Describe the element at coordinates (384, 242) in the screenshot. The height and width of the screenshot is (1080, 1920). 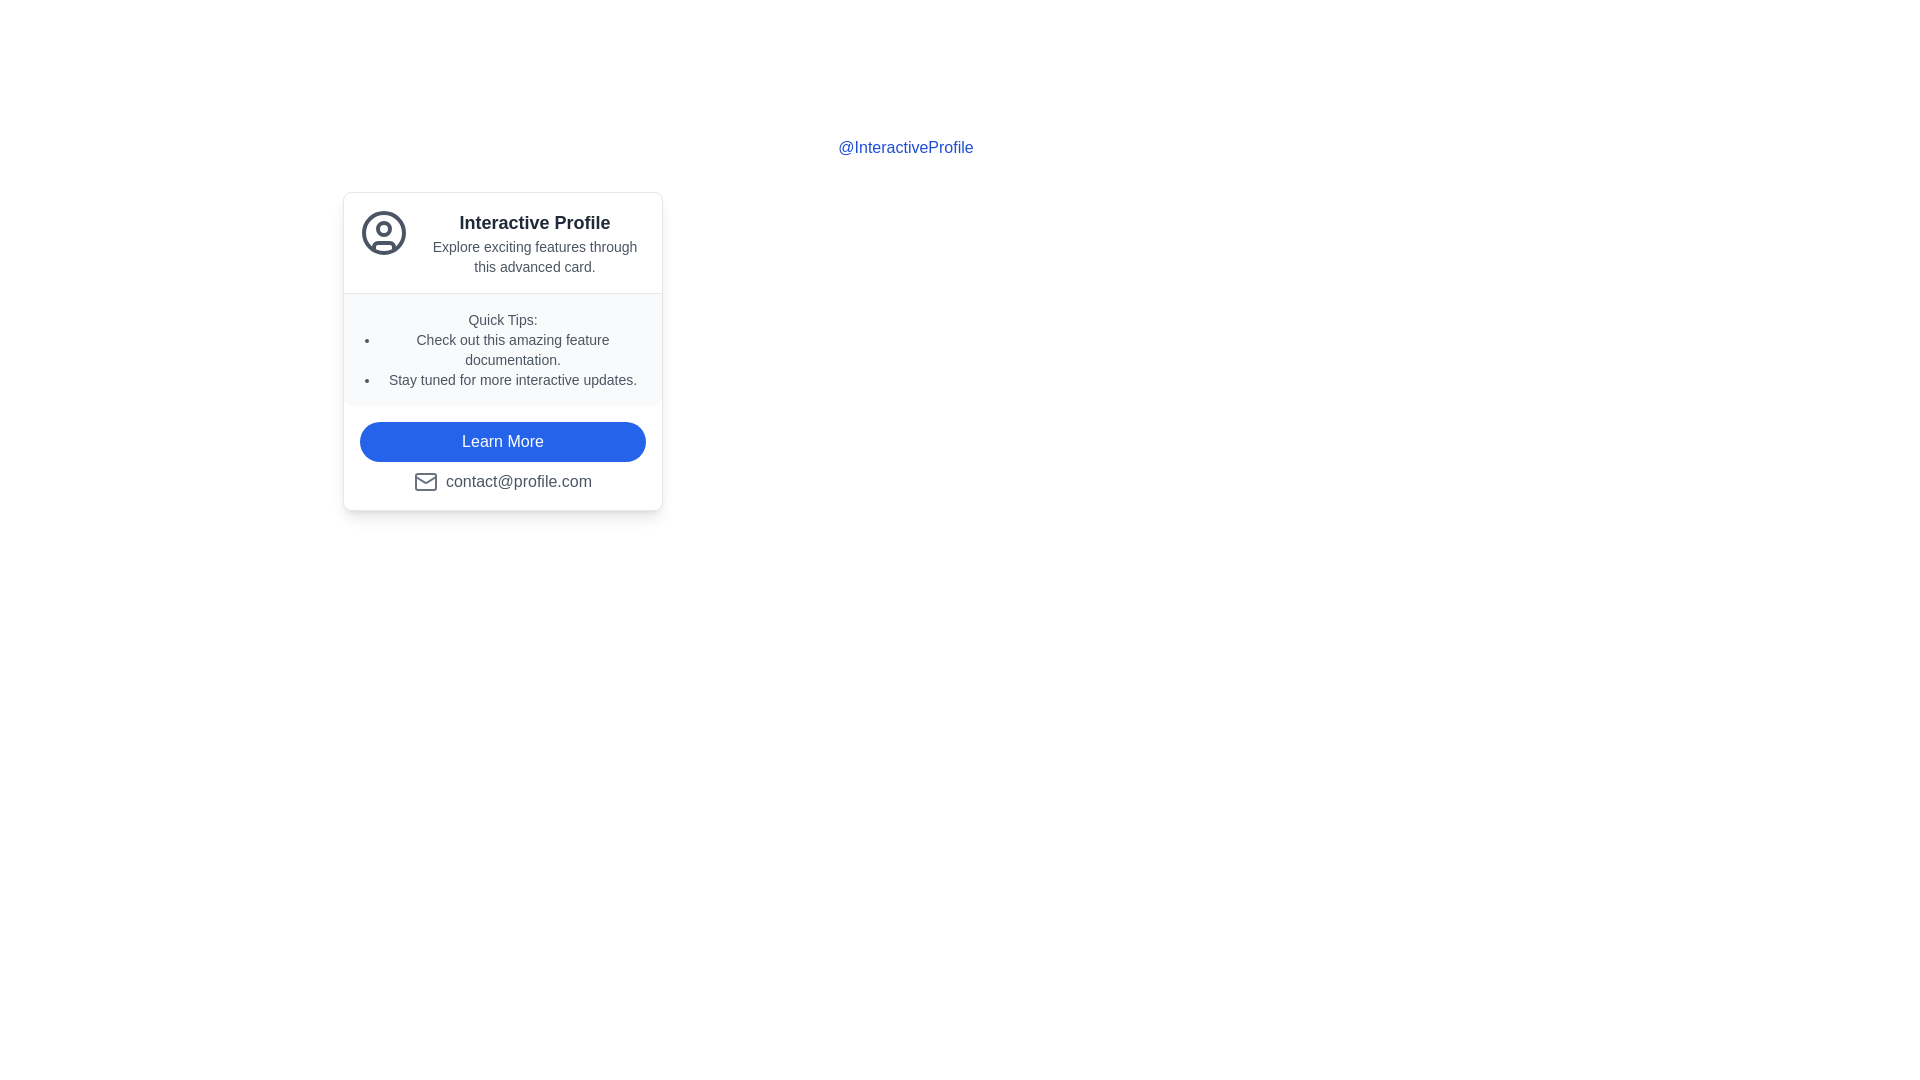
I see `the decorative profile icon located in the upper-left corner of the card, next to the title text 'Interactive Profile'` at that location.